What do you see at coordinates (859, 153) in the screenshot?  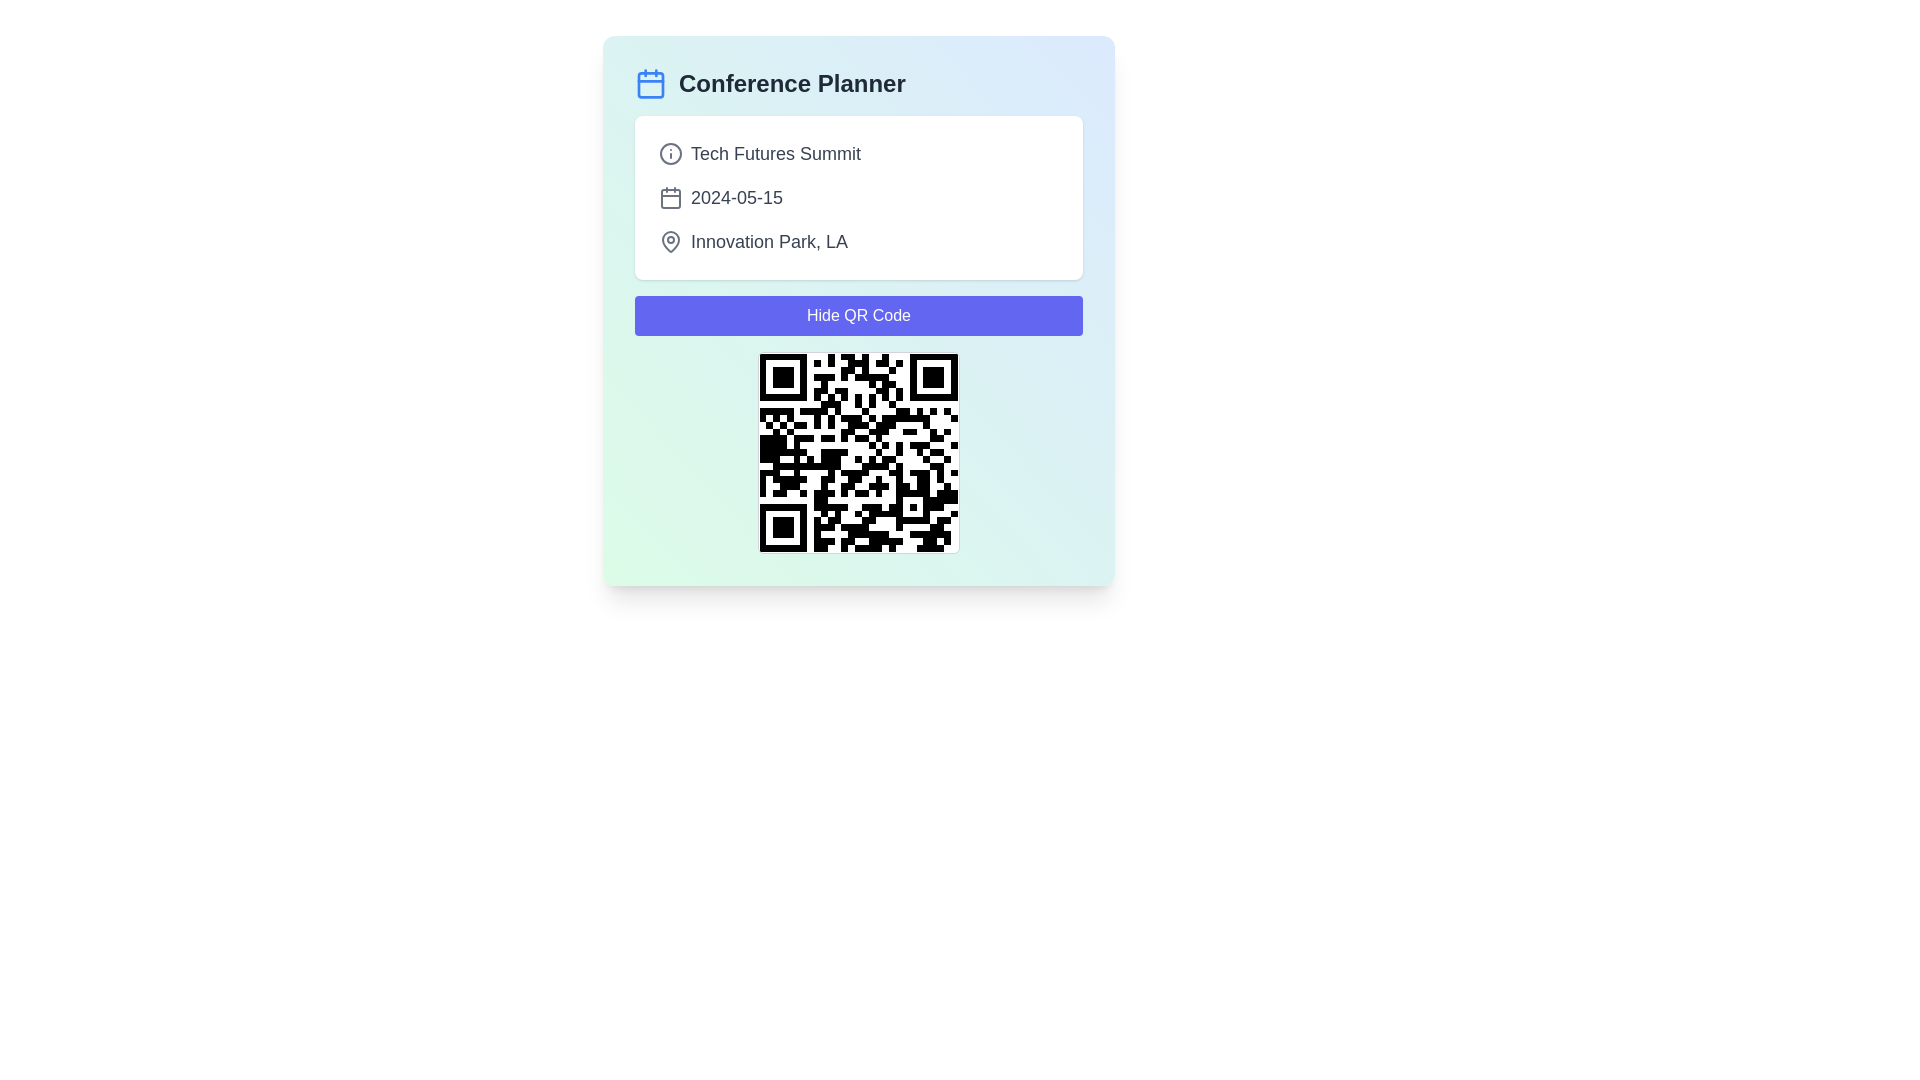 I see `text displayed on the label for the event 'Tech Futures Summit', located in the central part of the white card above the date '2024-05-15'` at bounding box center [859, 153].